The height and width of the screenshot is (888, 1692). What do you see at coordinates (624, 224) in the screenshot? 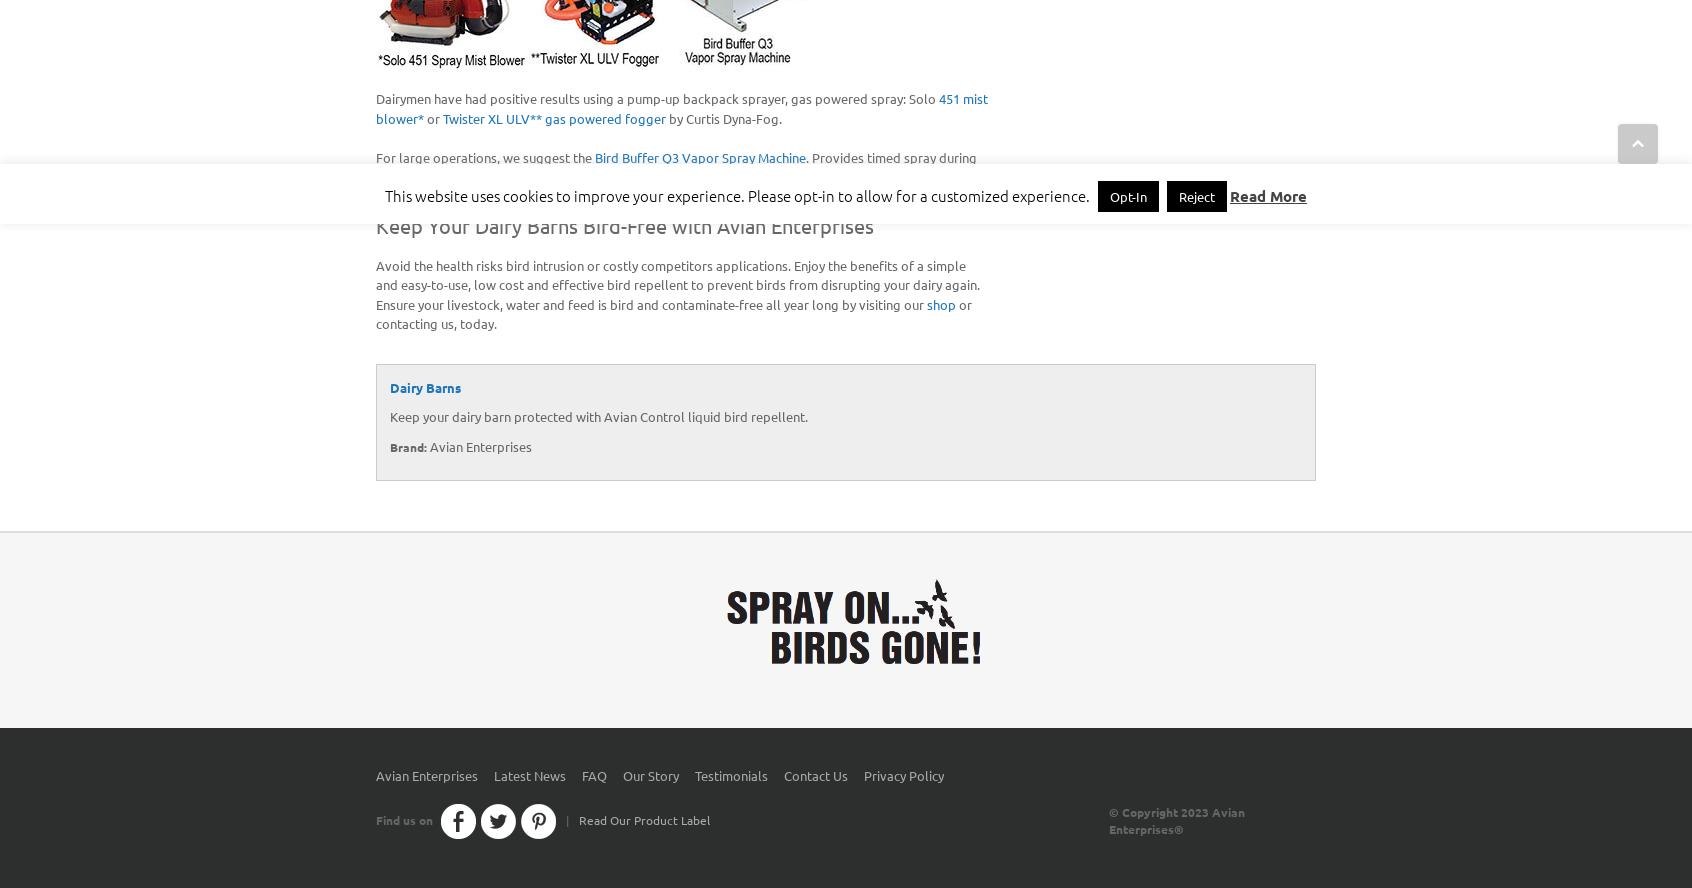
I see `'Keep Your Dairy Barns Bird-Free with Avian Enterprises'` at bounding box center [624, 224].